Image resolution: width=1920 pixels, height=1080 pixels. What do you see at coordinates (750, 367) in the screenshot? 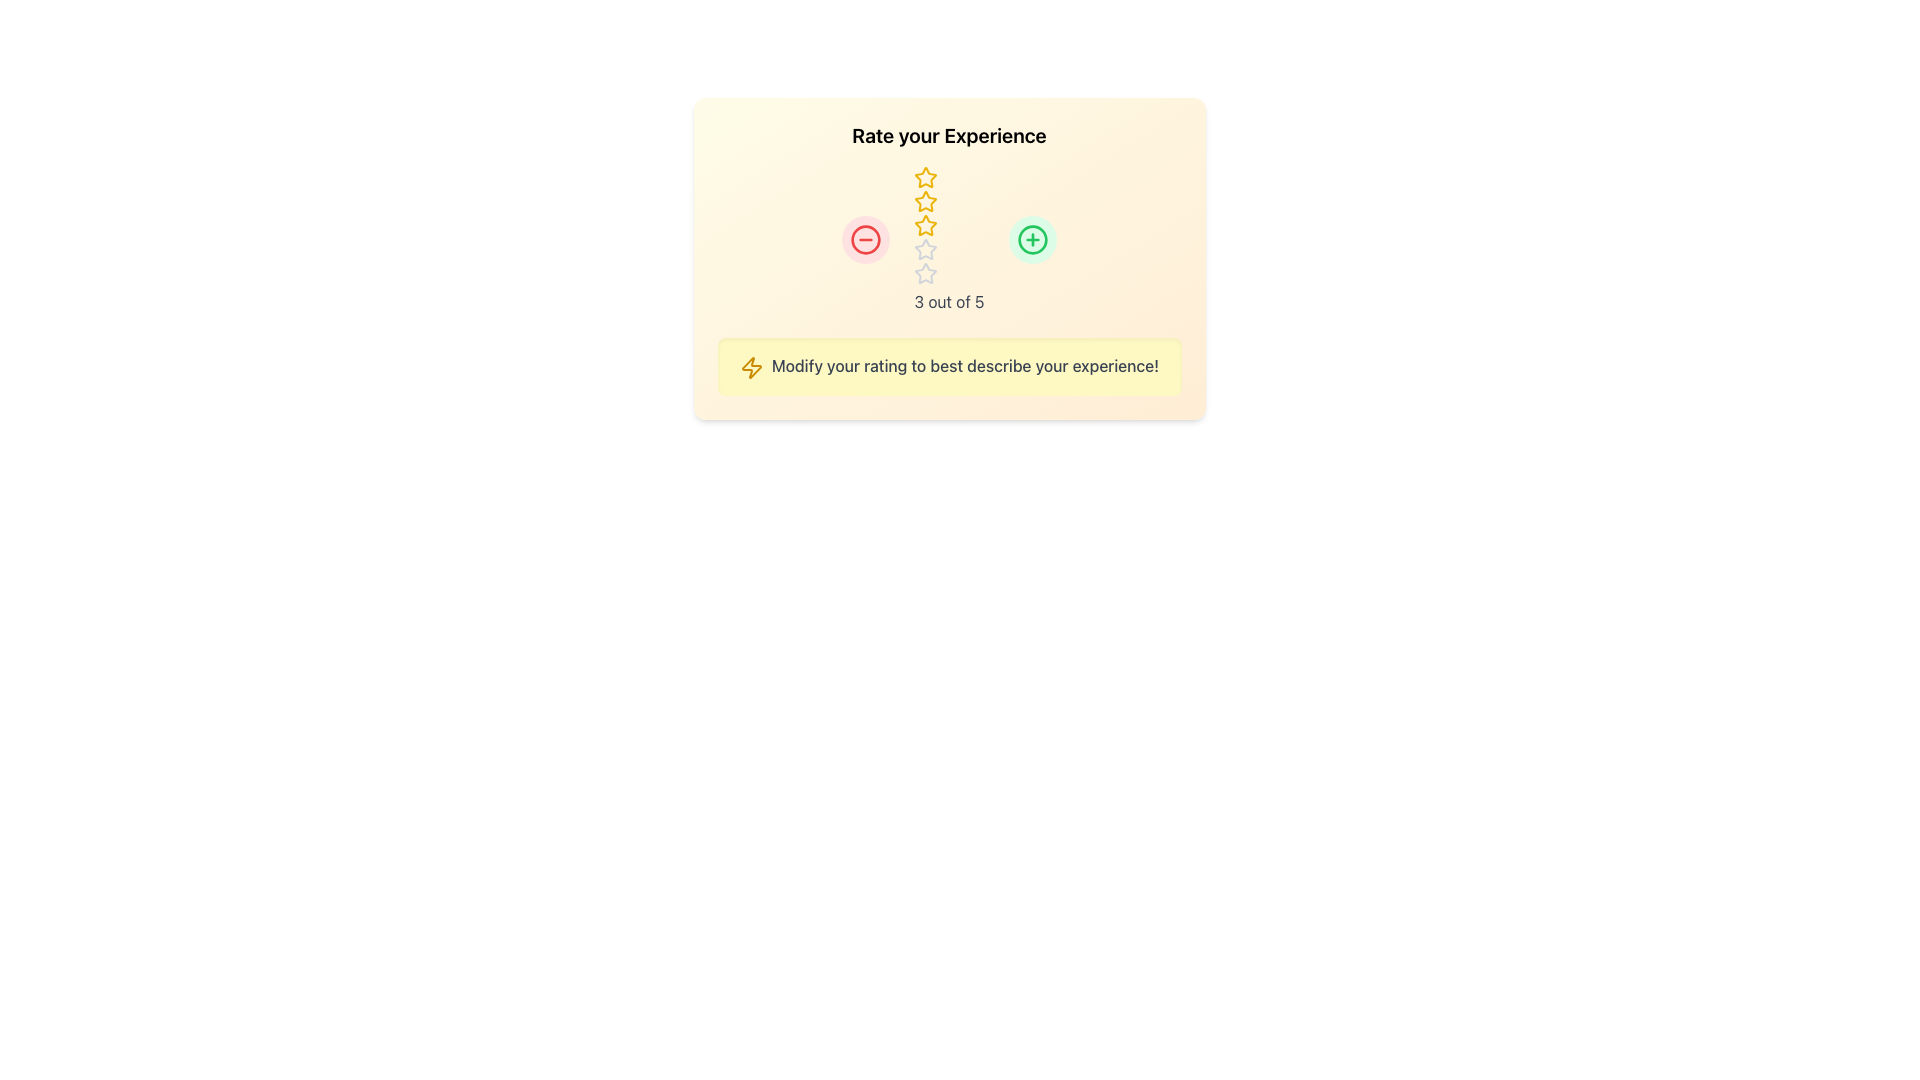
I see `the icon representing the modification of ratings, located in the yellow highlight area at the bottom of the 'Rate your Experience' card, directly to the left of the text block` at bounding box center [750, 367].